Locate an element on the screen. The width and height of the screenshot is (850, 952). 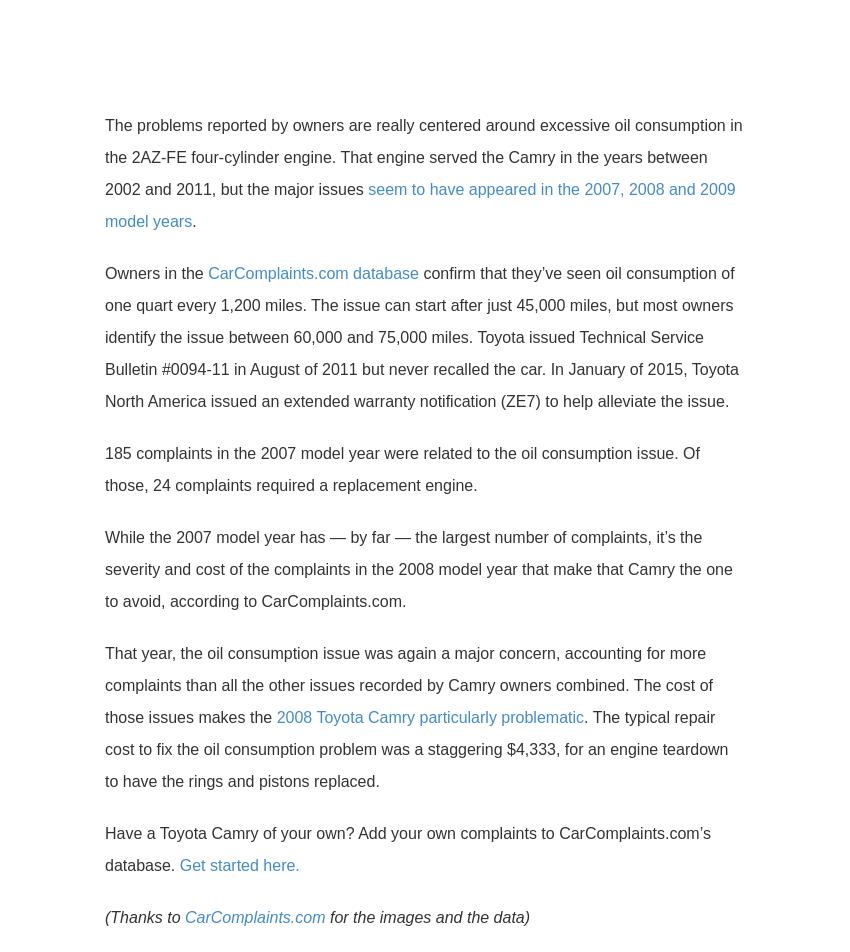
'Get started here.' is located at coordinates (239, 865).